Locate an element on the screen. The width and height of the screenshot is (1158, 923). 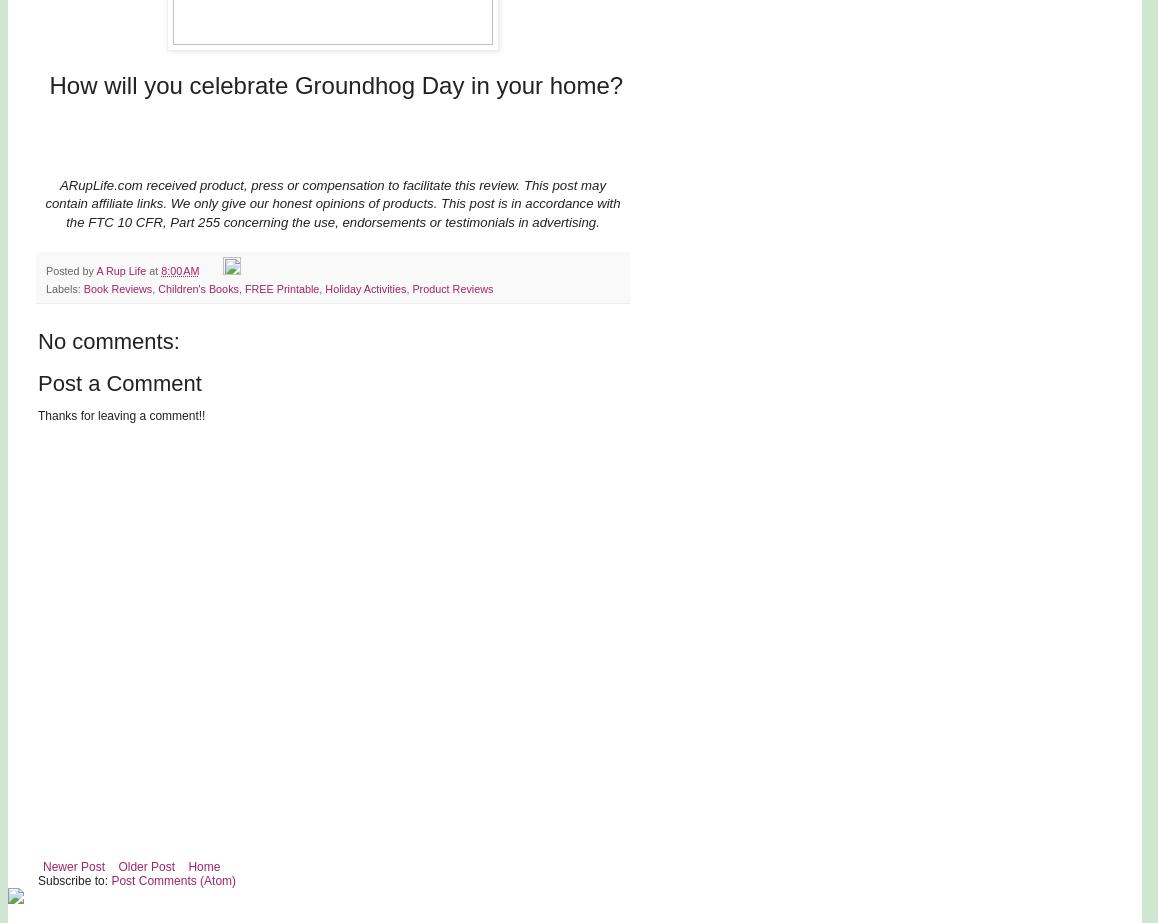
'Post Comments (Atom)' is located at coordinates (172, 880).